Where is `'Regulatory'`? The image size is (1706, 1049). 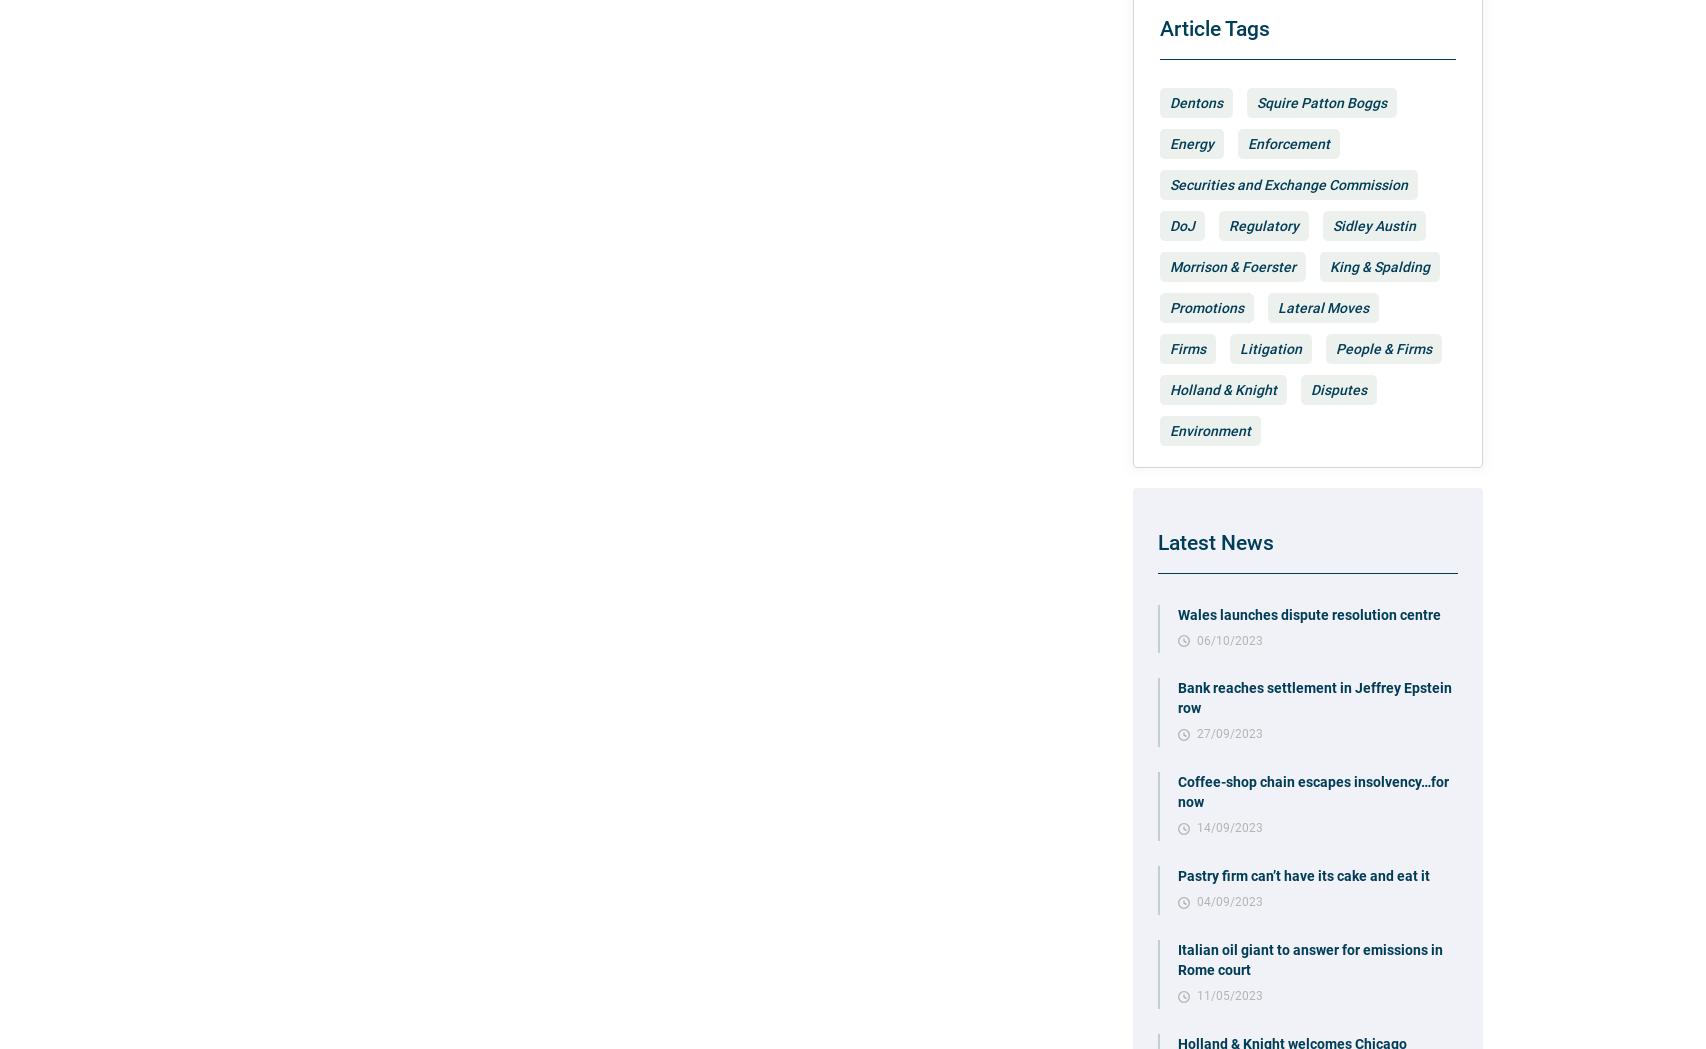
'Regulatory' is located at coordinates (1229, 225).